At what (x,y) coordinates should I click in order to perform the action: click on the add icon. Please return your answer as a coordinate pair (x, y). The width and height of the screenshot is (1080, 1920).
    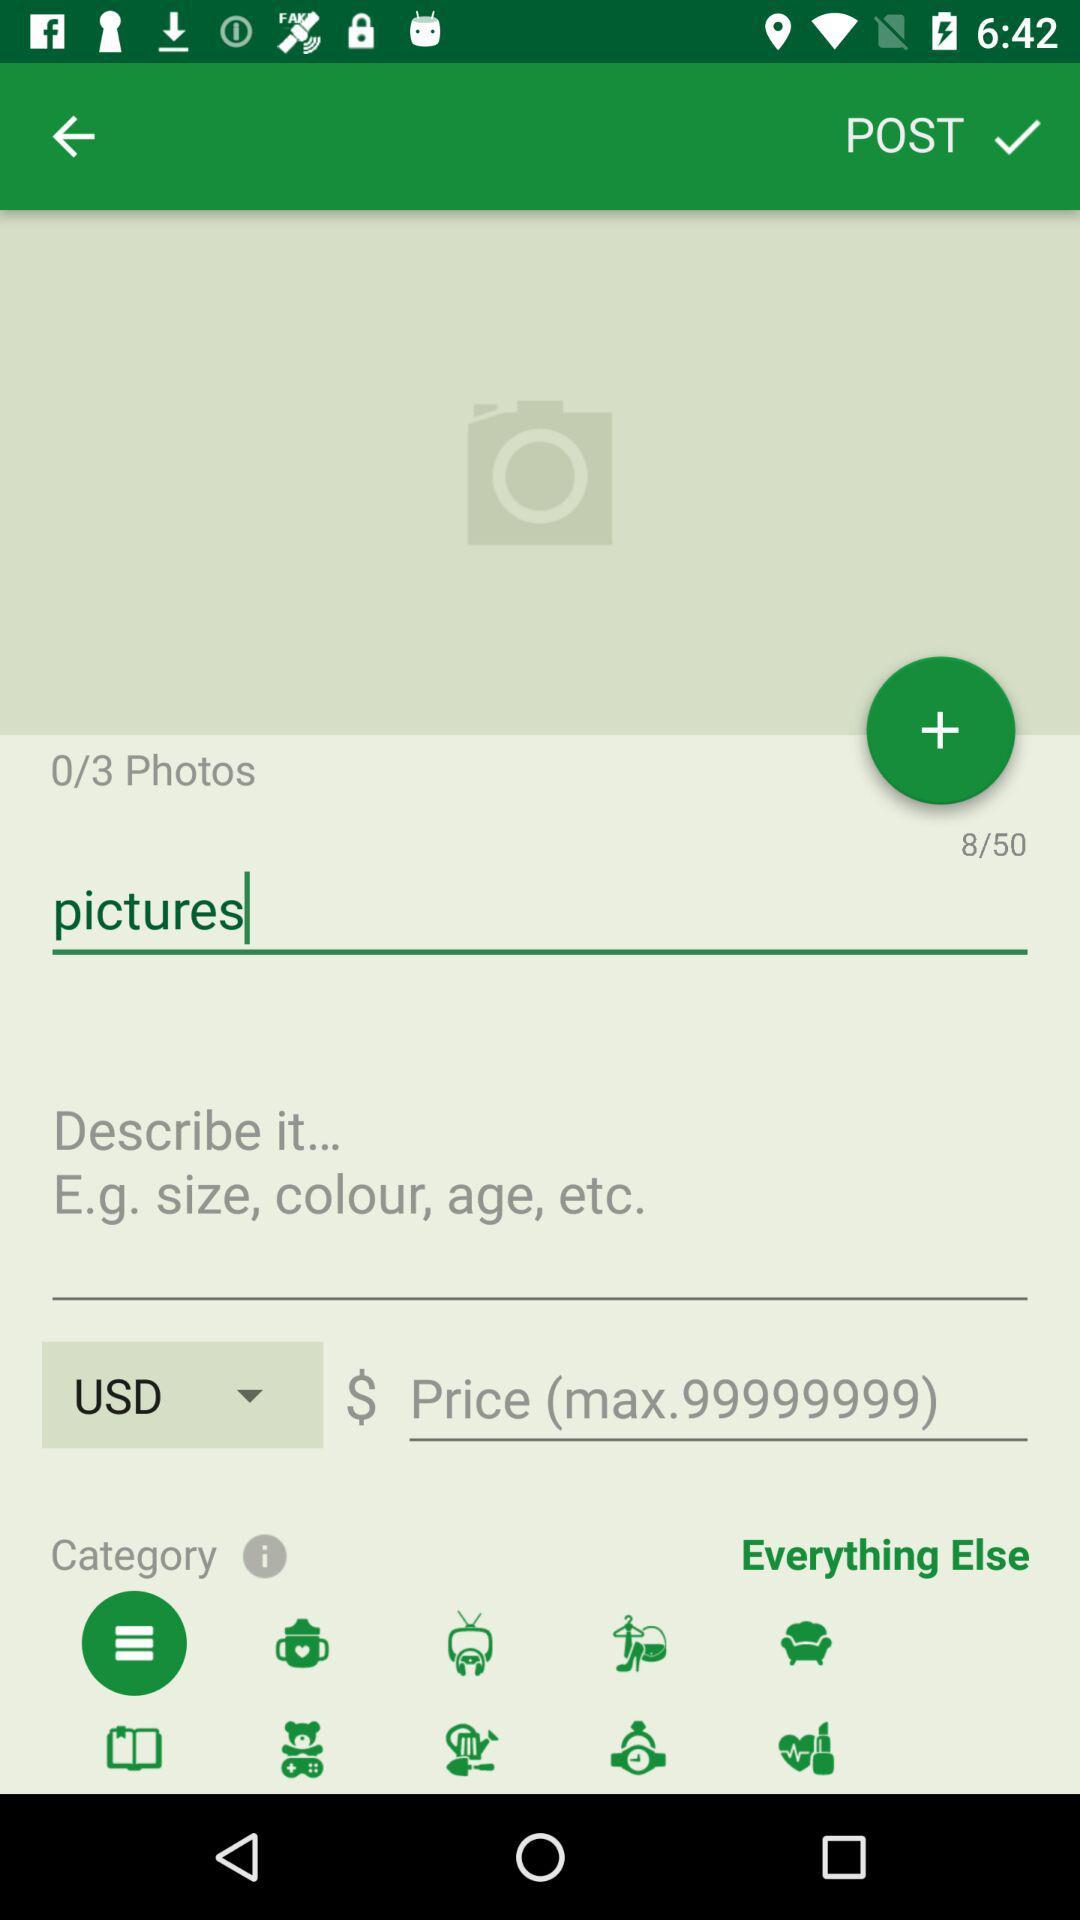
    Looking at the image, I should click on (940, 737).